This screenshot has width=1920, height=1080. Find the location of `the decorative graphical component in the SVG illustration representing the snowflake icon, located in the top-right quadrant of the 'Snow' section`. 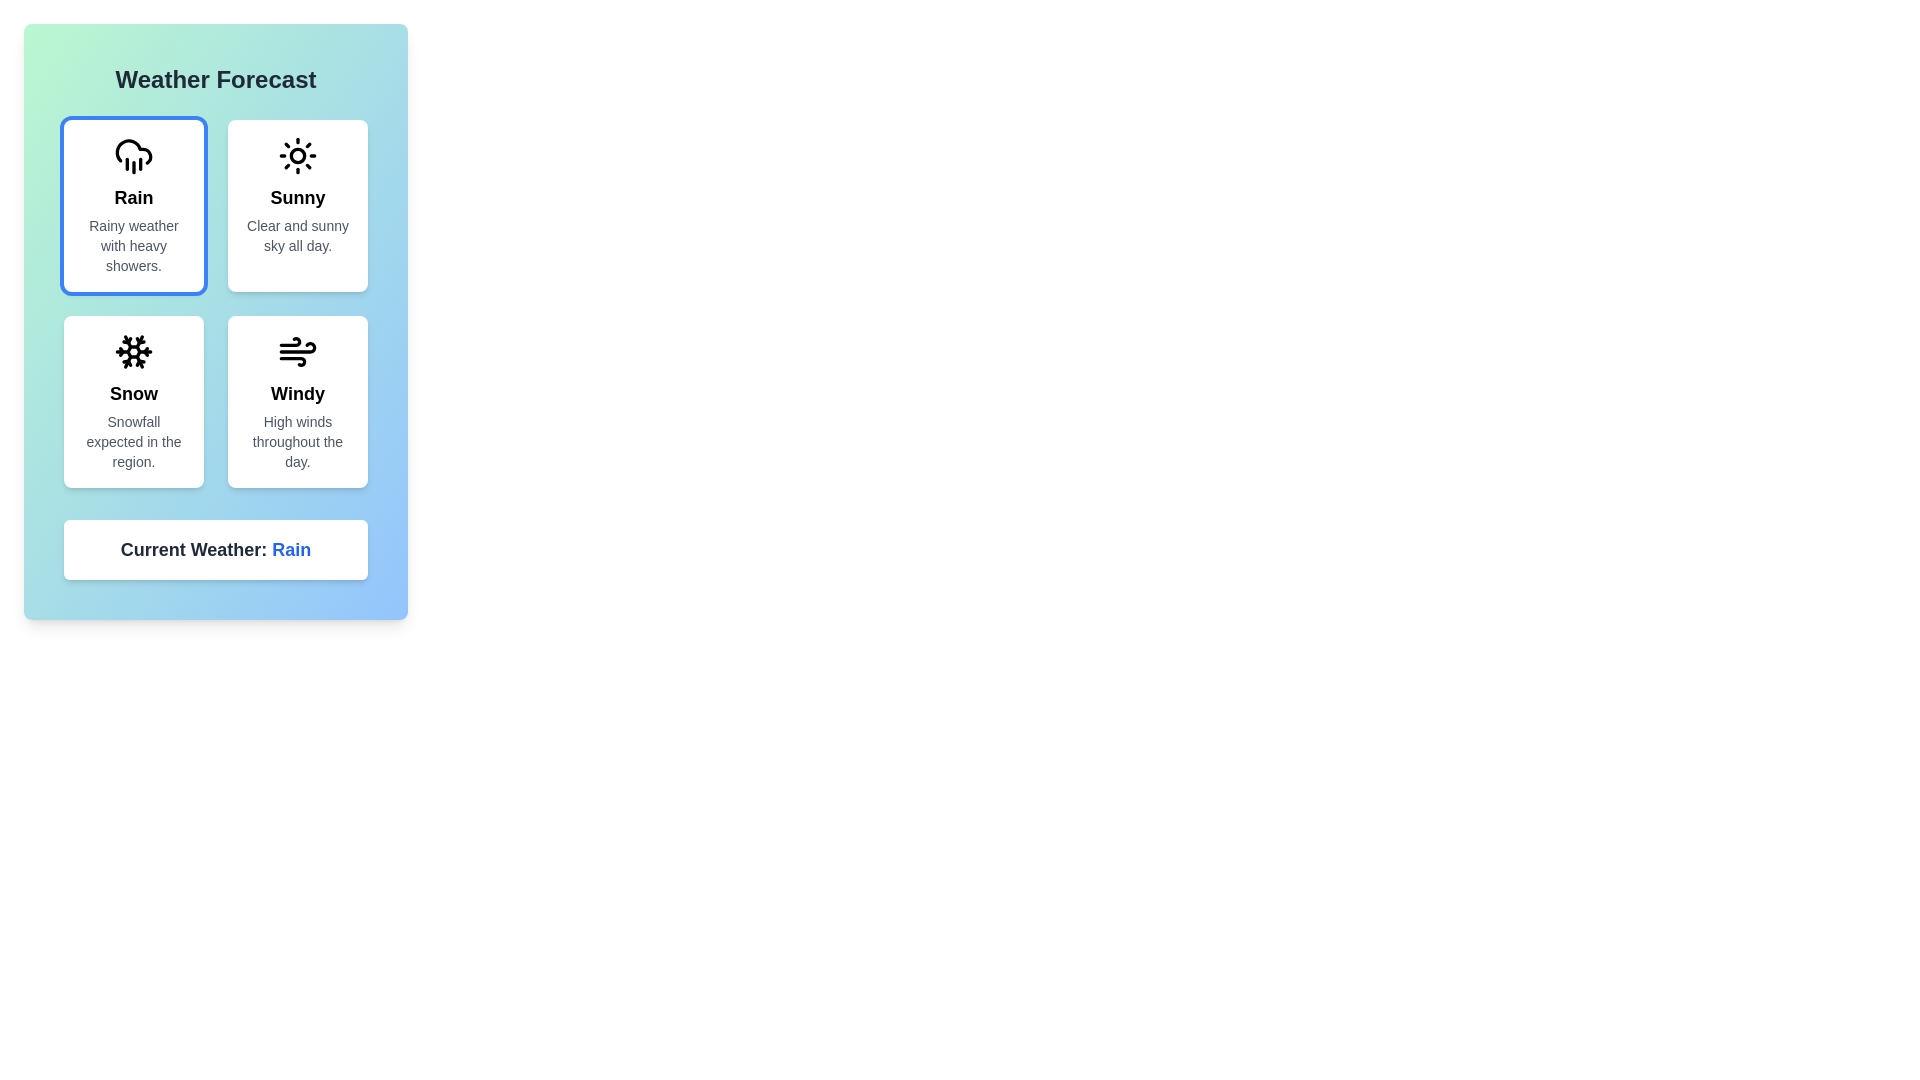

the decorative graphical component in the SVG illustration representing the snowflake icon, located in the top-right quadrant of the 'Snow' section is located at coordinates (138, 343).